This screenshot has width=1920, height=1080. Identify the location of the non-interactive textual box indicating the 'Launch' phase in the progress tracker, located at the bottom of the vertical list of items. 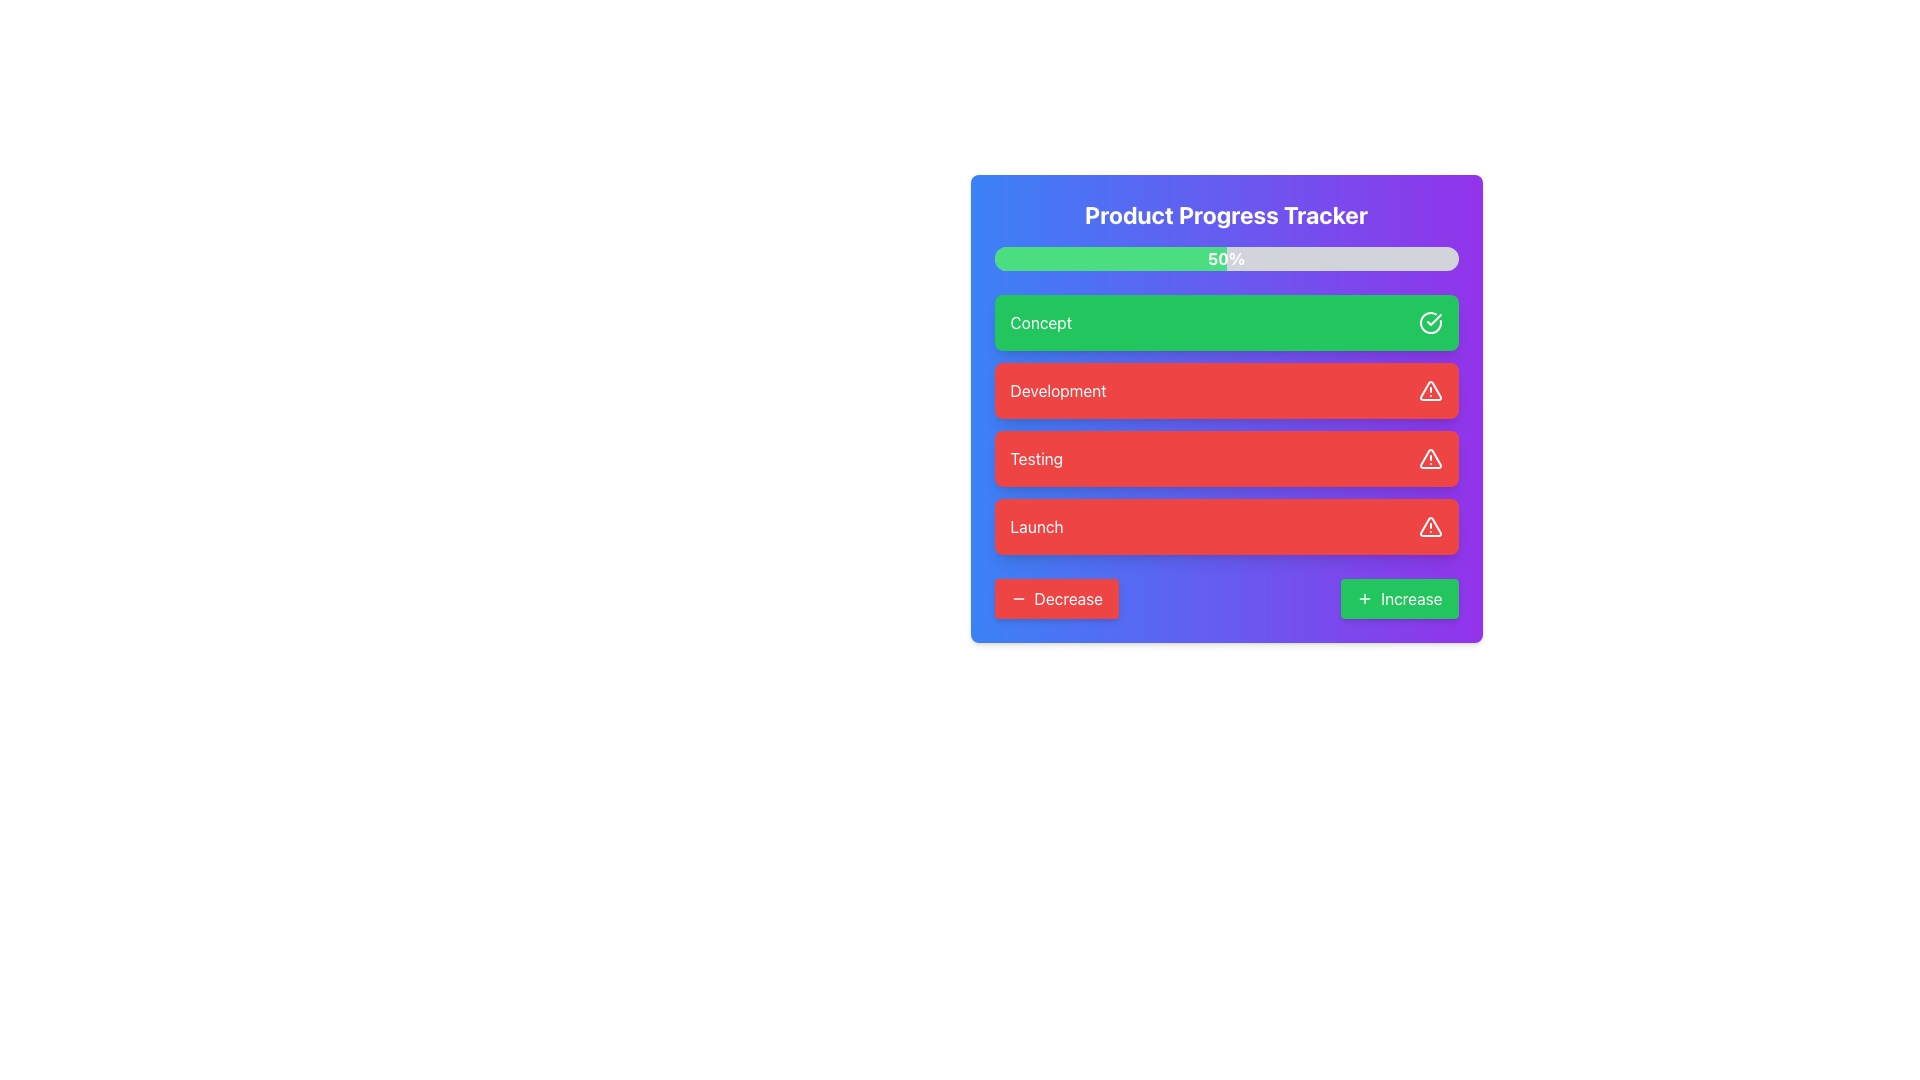
(1225, 526).